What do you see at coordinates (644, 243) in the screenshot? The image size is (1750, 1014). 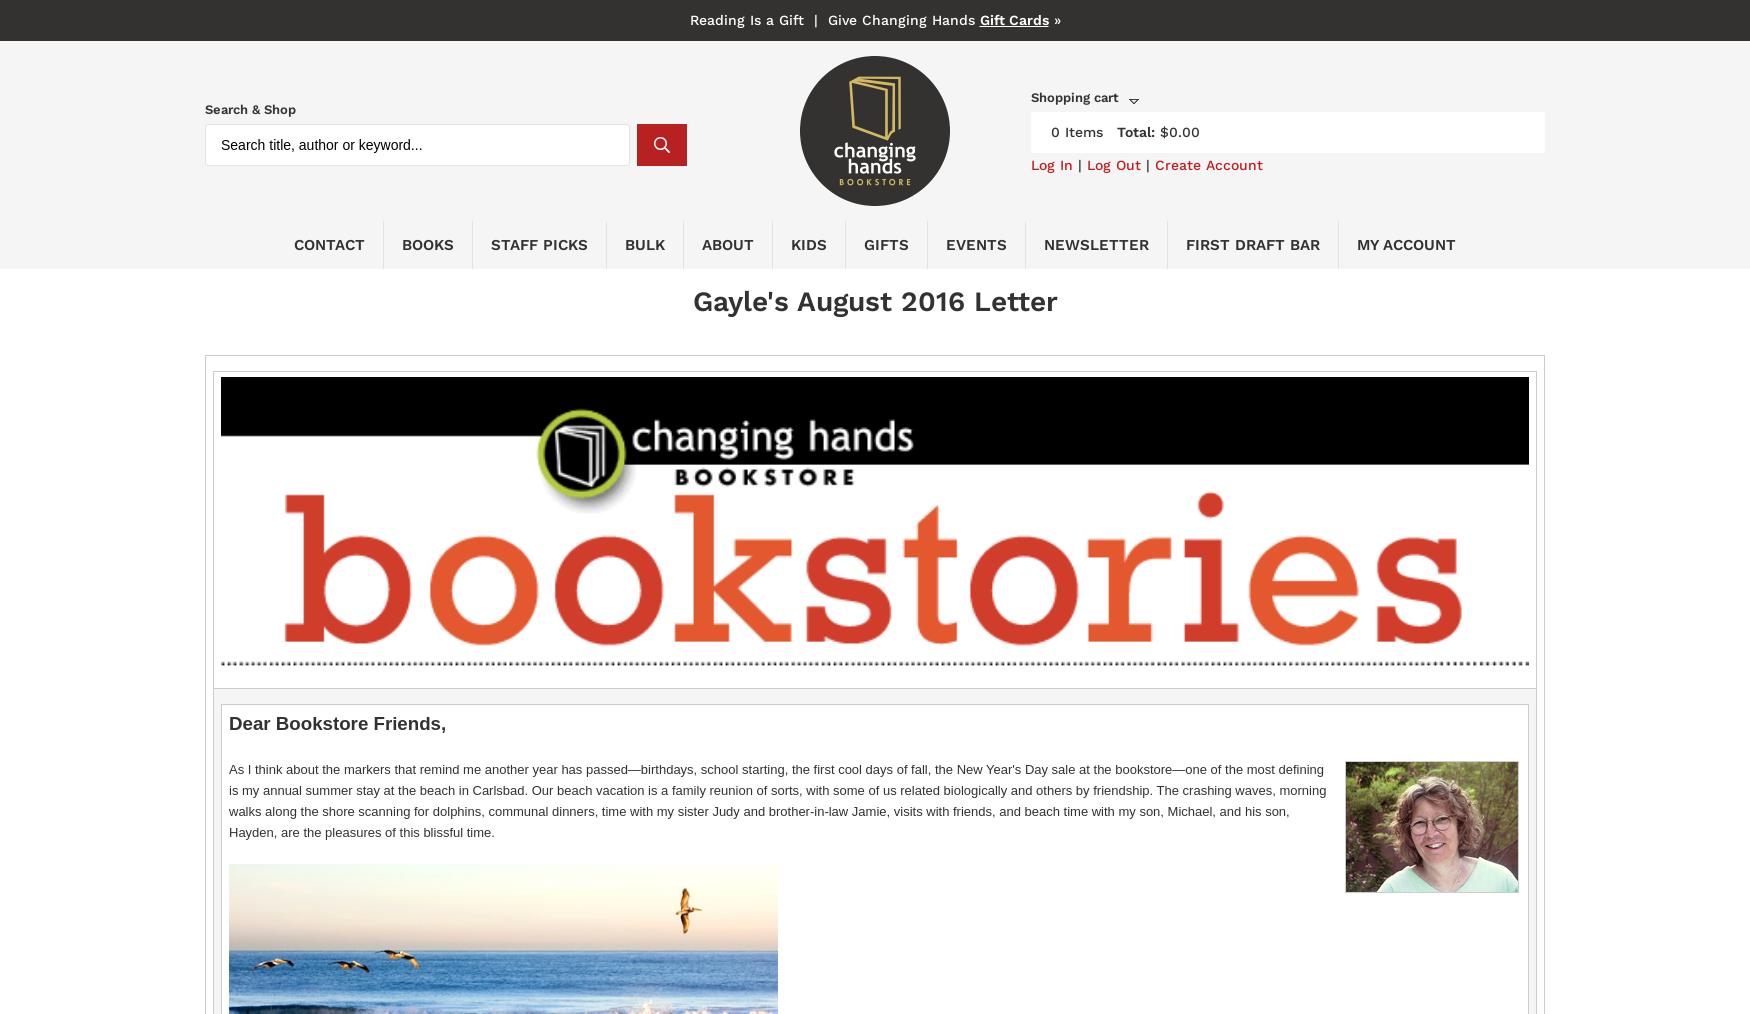 I see `'BULK'` at bounding box center [644, 243].